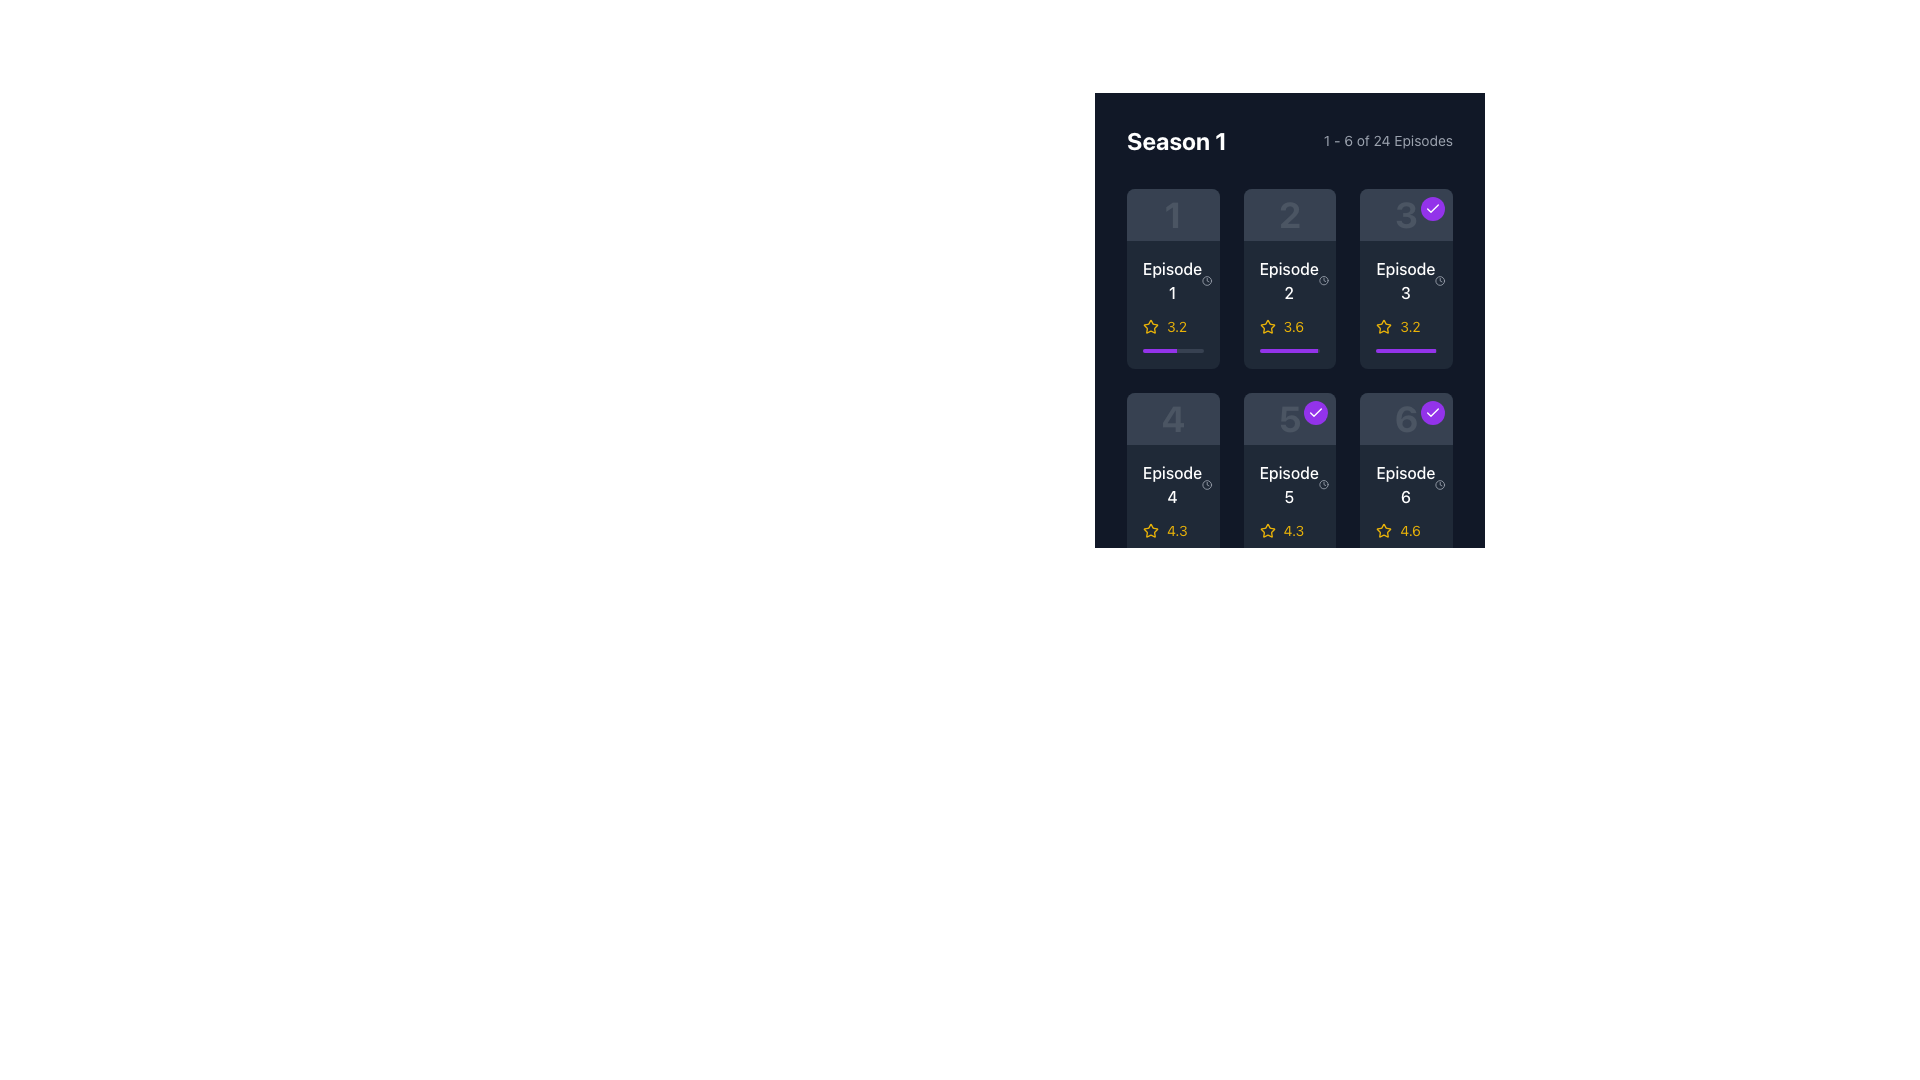 This screenshot has height=1080, width=1920. What do you see at coordinates (1382, 325) in the screenshot?
I see `the yellow star-shaped icon associated with rating items` at bounding box center [1382, 325].